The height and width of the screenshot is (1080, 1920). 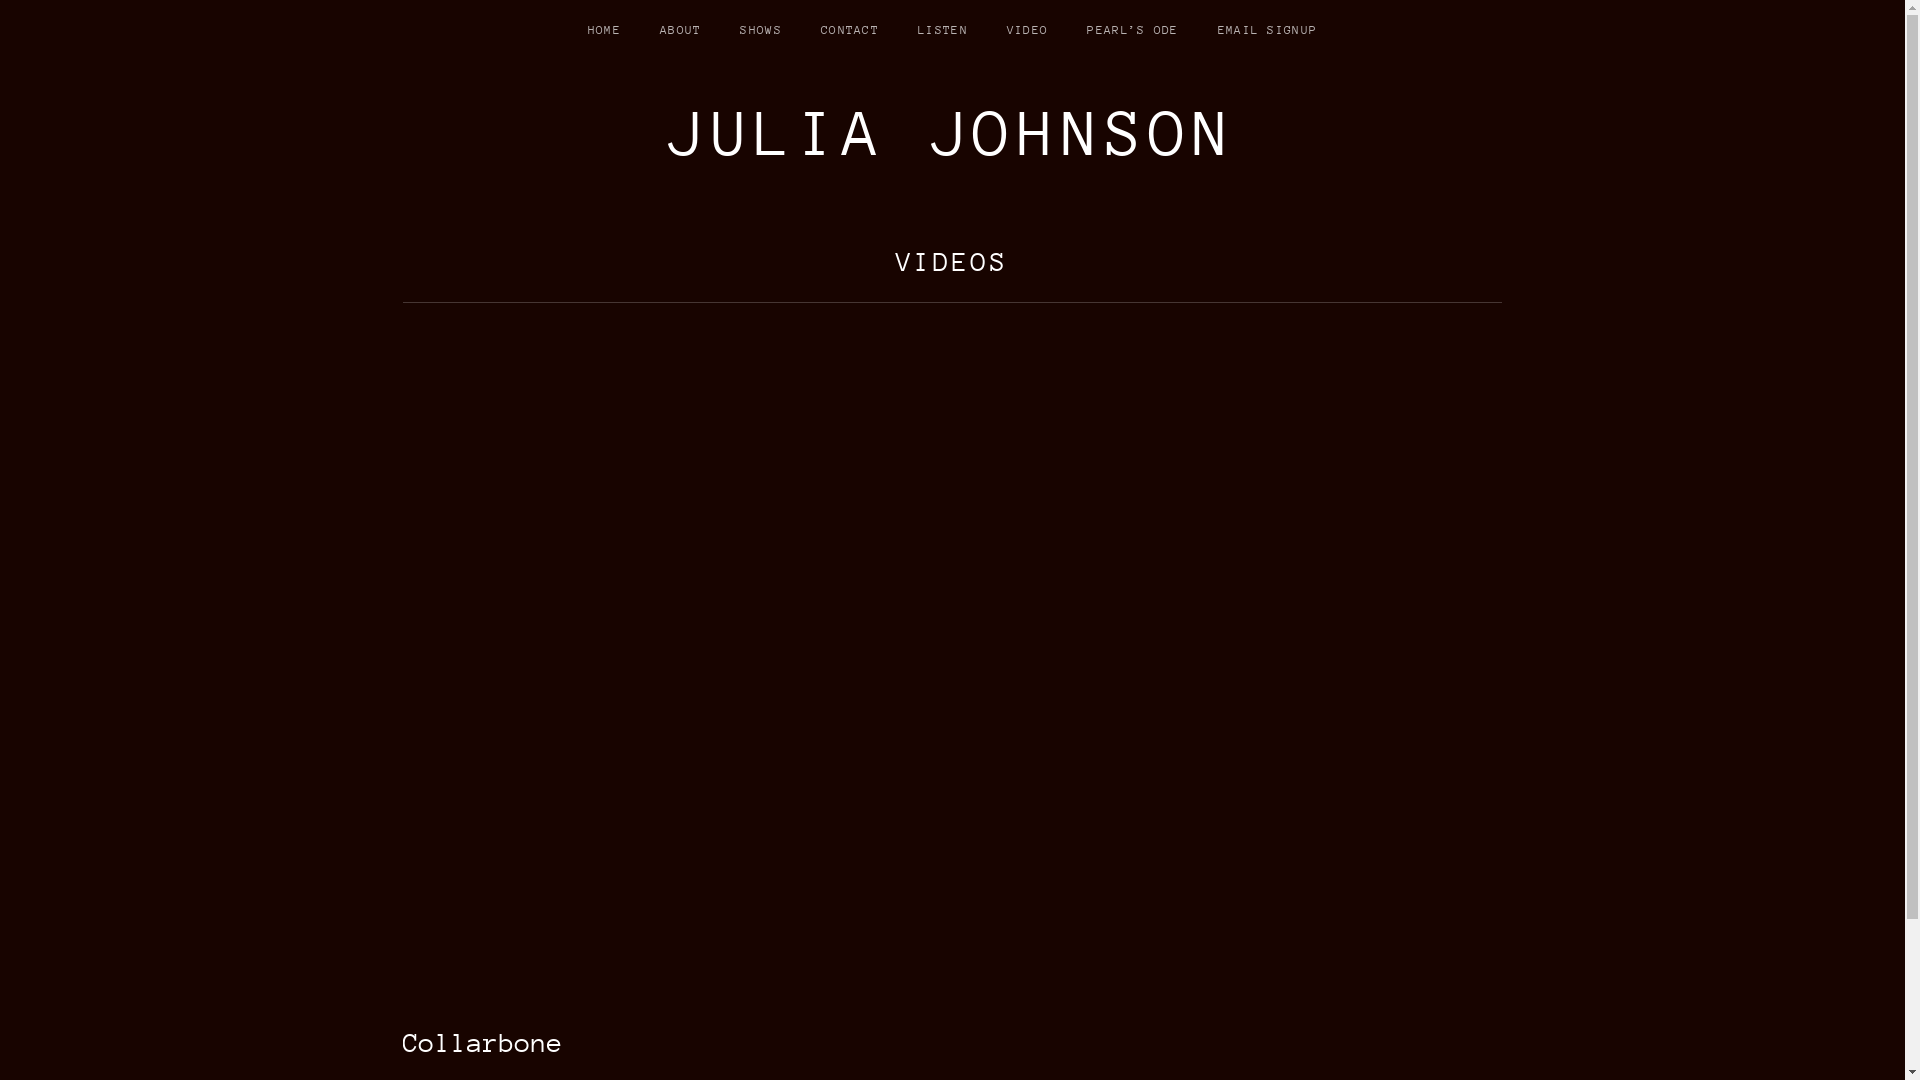 I want to click on 'JULIA JOHNSON', so click(x=951, y=133).